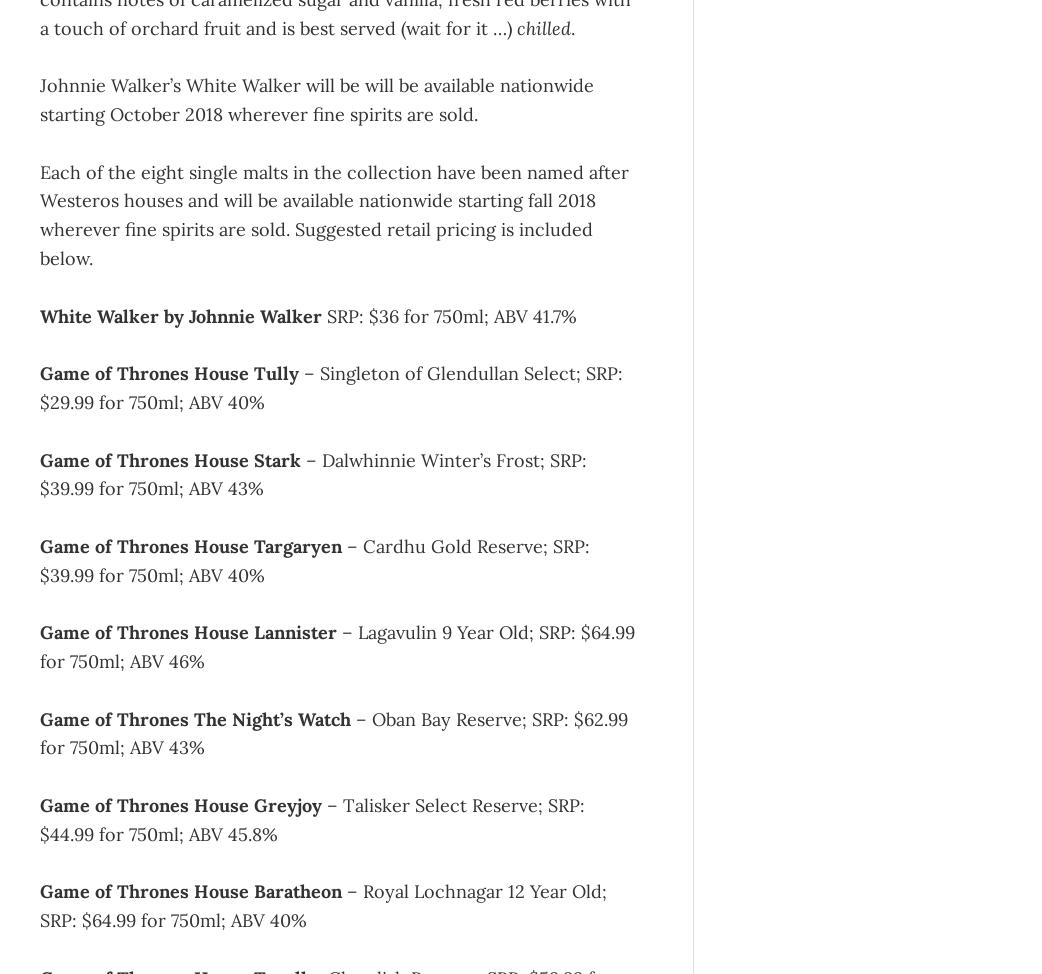  I want to click on '– Talisker Select Reserve; SRP: $44.99 for 750ml; ABV 45.8%', so click(312, 819).